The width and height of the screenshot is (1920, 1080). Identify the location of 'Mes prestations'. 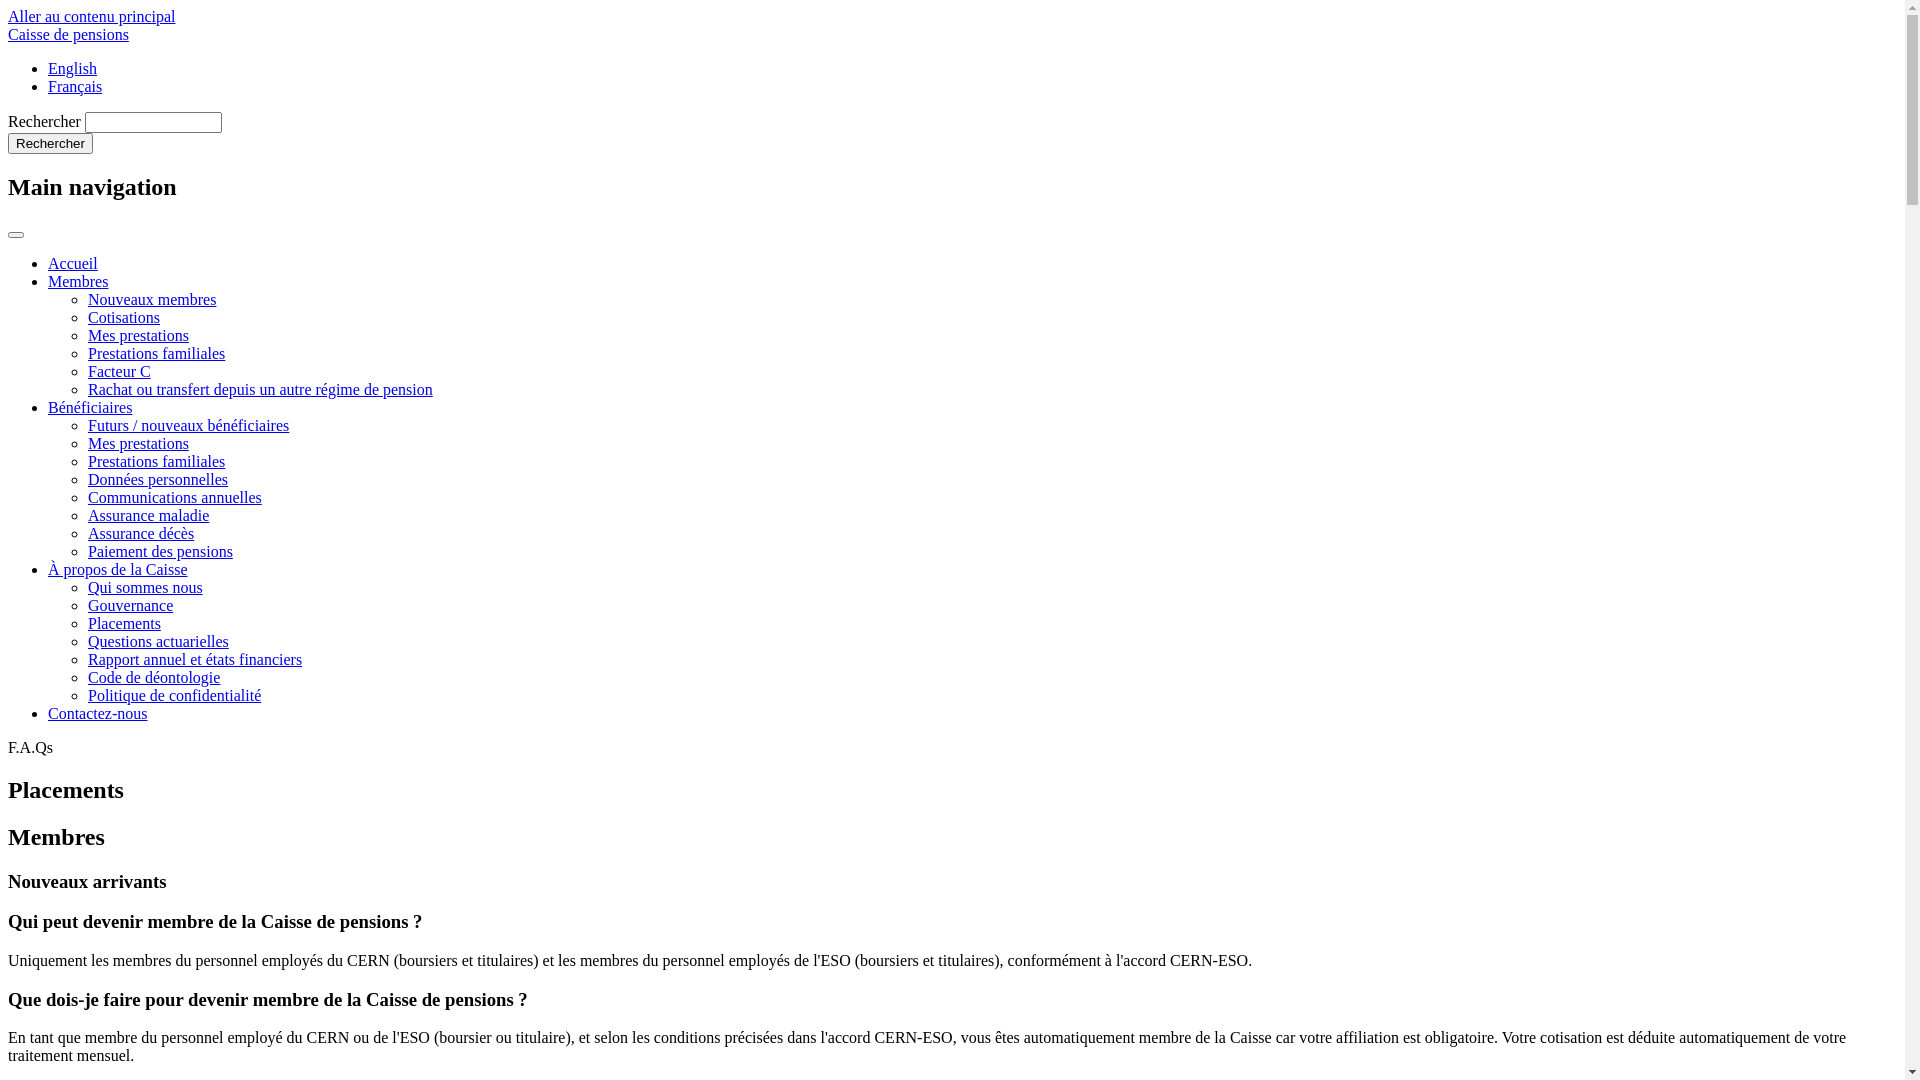
(86, 334).